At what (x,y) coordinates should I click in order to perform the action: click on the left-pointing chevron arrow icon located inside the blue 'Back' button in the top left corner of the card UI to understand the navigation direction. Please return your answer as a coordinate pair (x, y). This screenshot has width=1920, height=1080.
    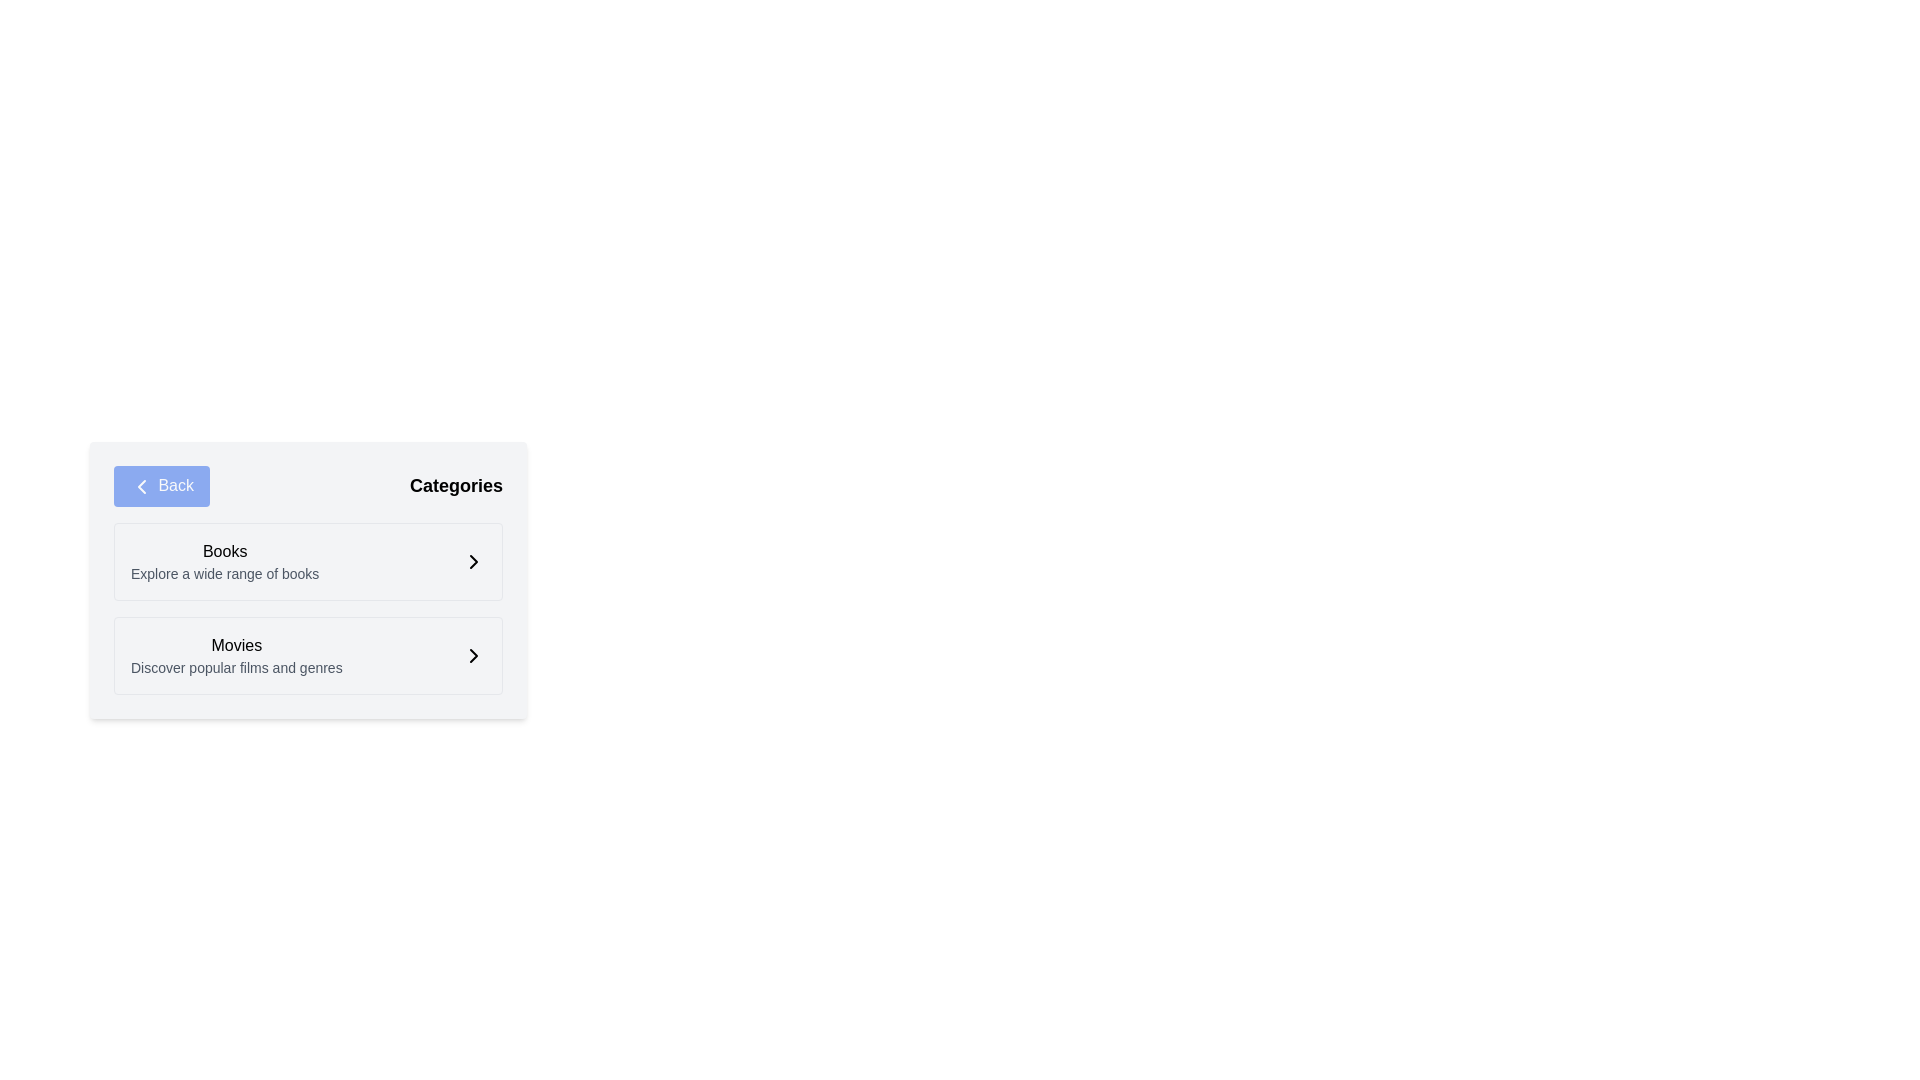
    Looking at the image, I should click on (141, 486).